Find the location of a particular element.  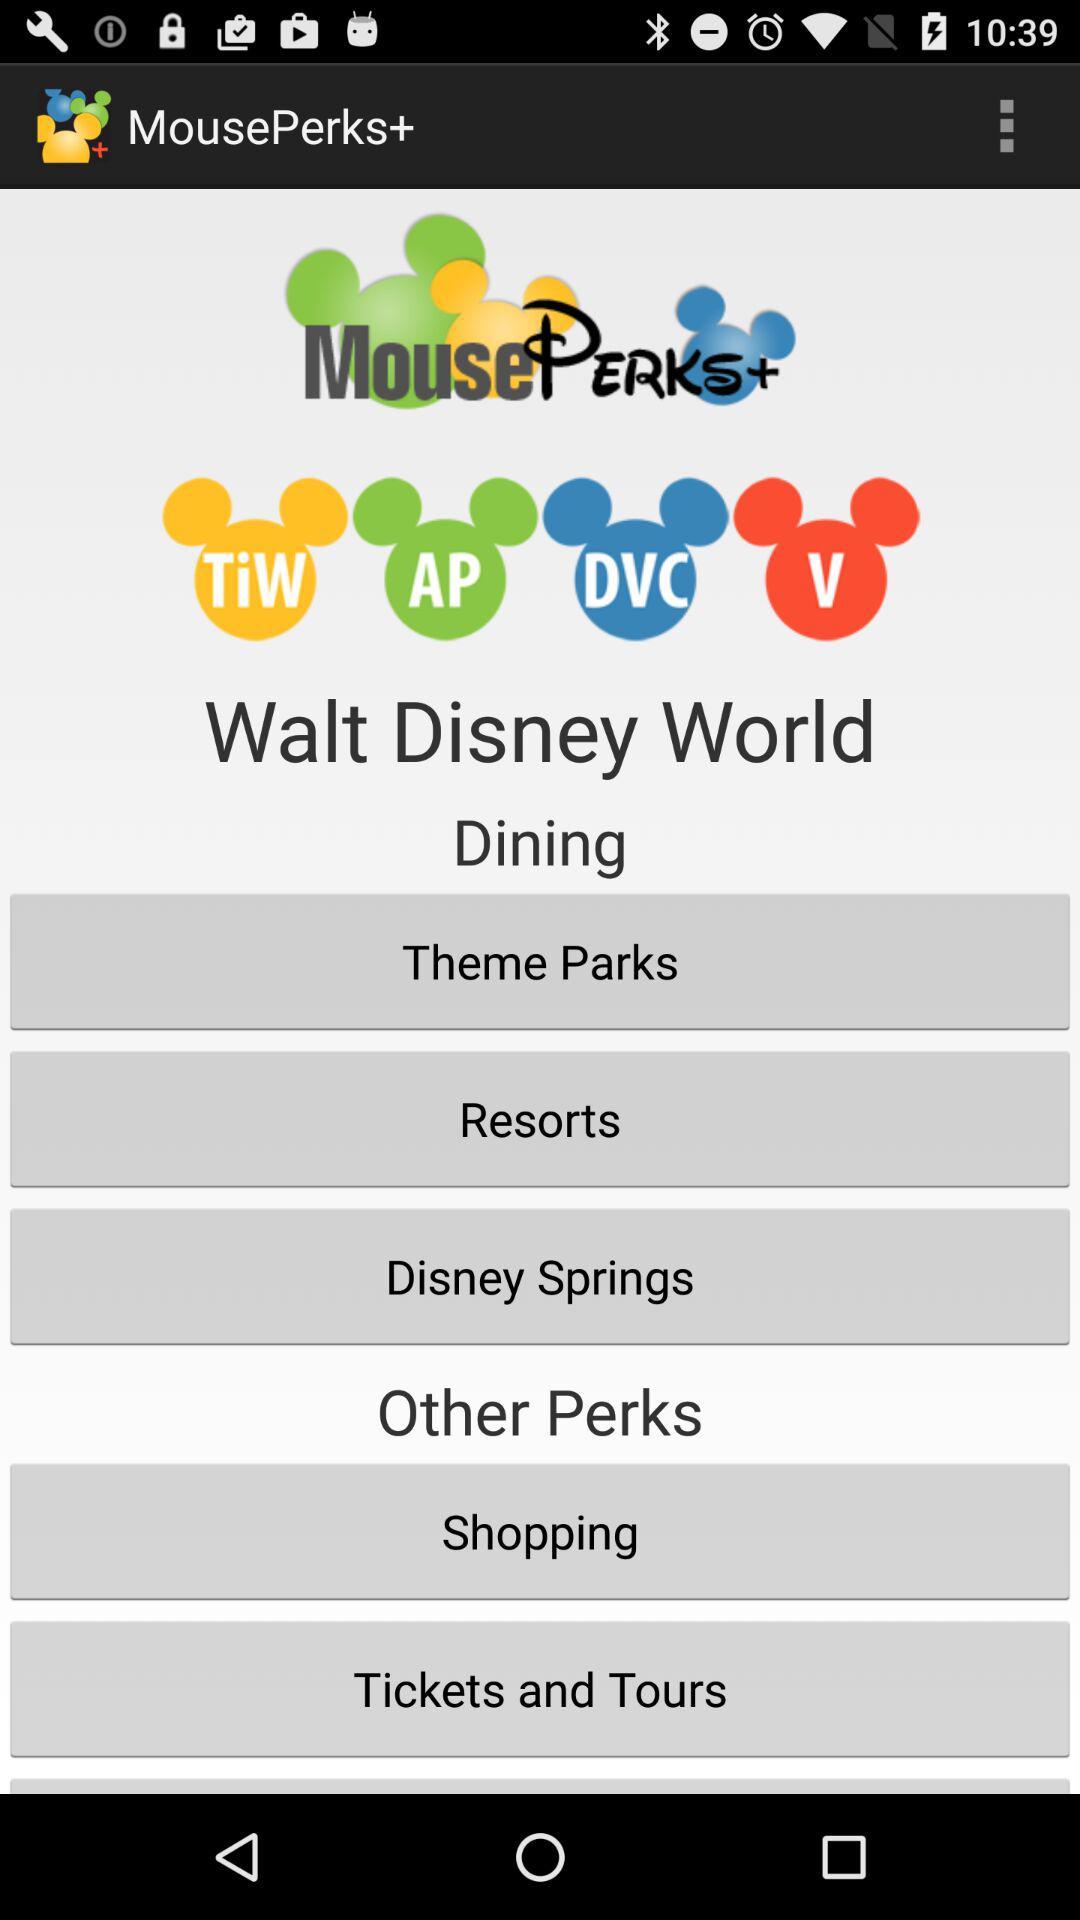

shopping is located at coordinates (540, 1530).